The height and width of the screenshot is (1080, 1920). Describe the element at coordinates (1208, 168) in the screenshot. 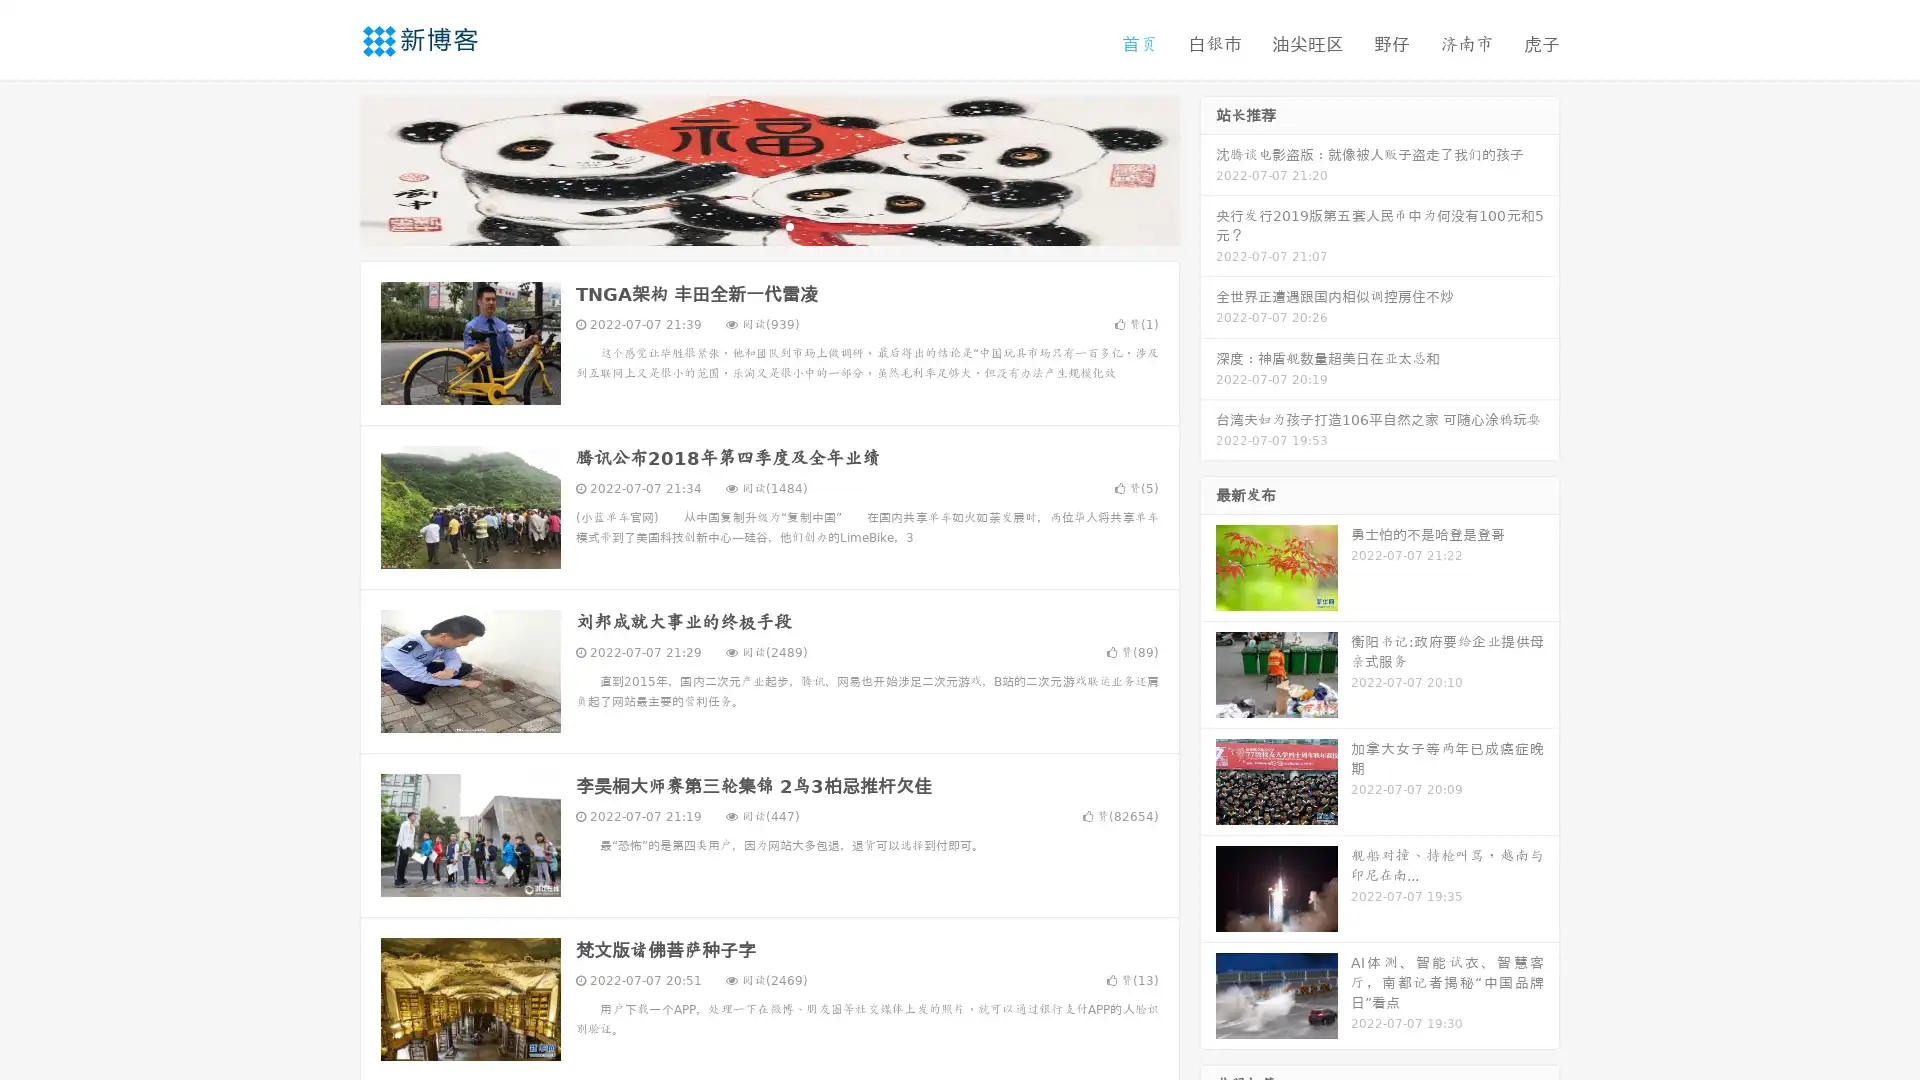

I see `Next slide` at that location.